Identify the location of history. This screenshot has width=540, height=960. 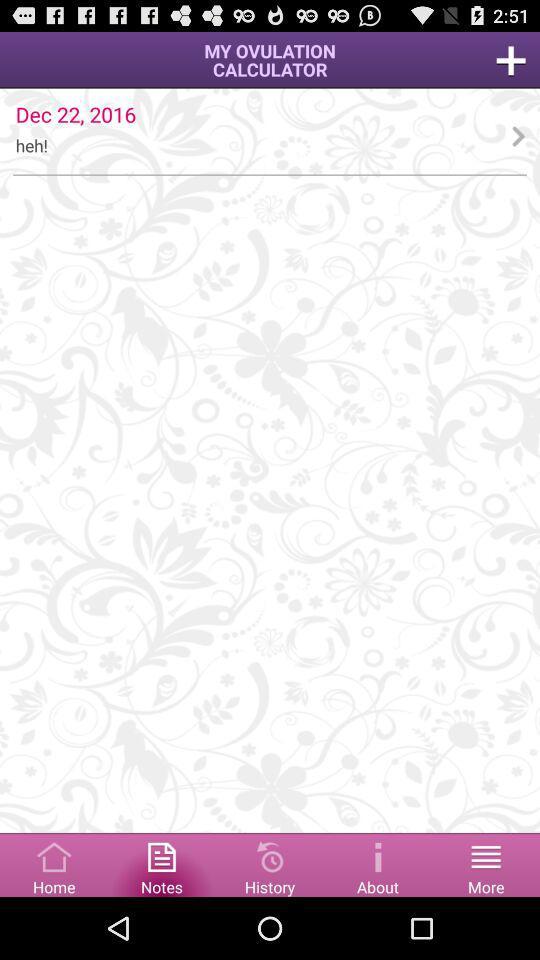
(270, 863).